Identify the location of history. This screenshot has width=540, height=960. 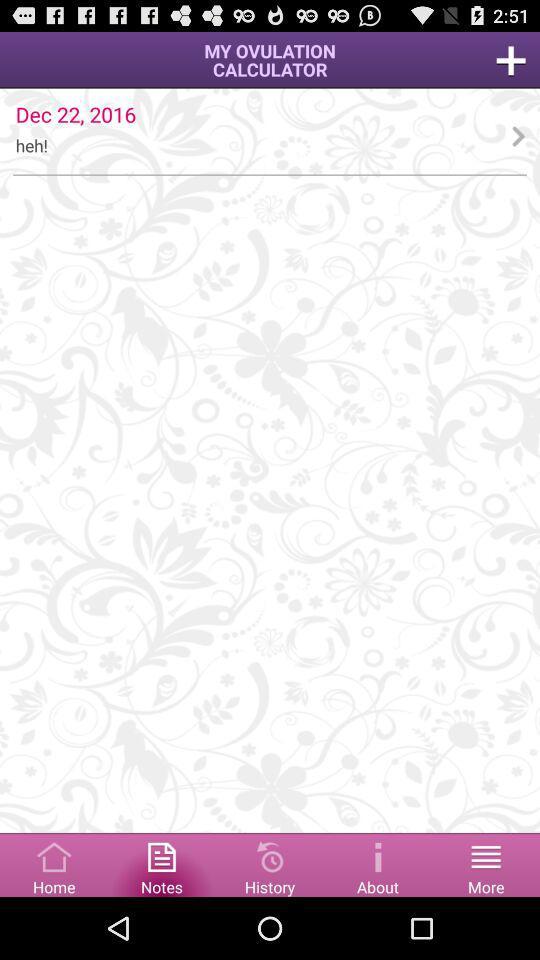
(270, 863).